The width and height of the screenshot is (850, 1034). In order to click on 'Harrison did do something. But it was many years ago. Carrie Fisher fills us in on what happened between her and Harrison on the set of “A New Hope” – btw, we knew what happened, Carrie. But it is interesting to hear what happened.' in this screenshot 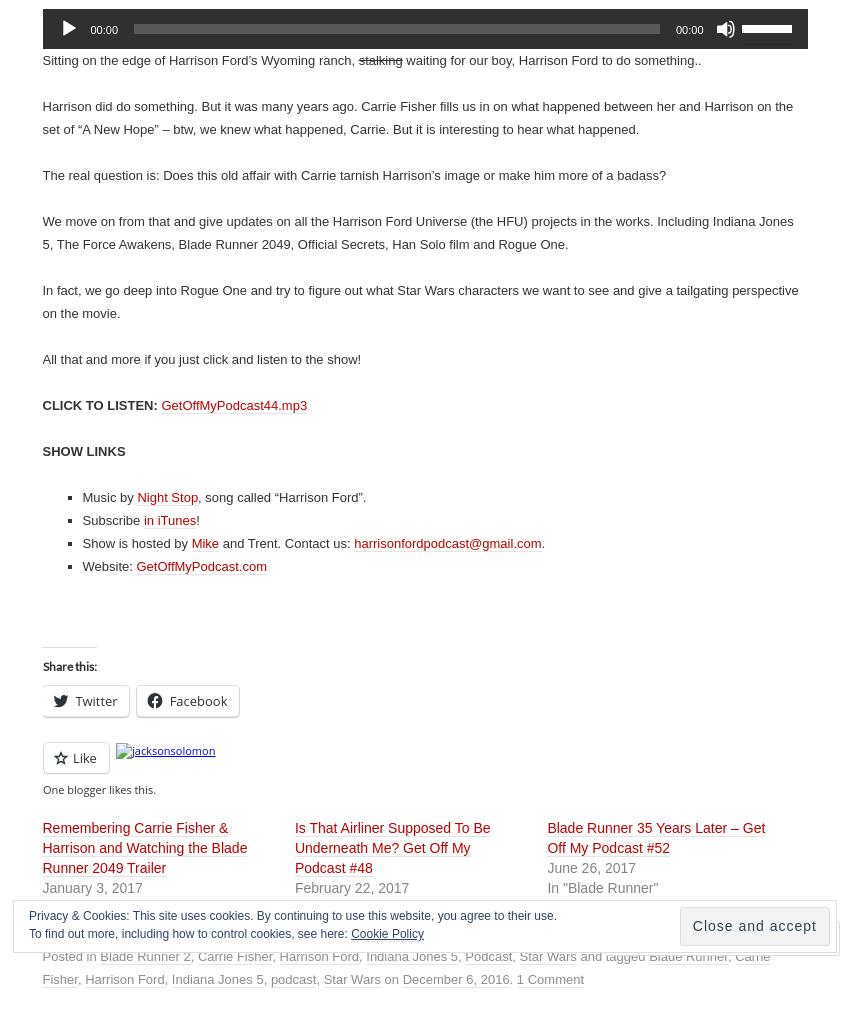, I will do `click(417, 117)`.